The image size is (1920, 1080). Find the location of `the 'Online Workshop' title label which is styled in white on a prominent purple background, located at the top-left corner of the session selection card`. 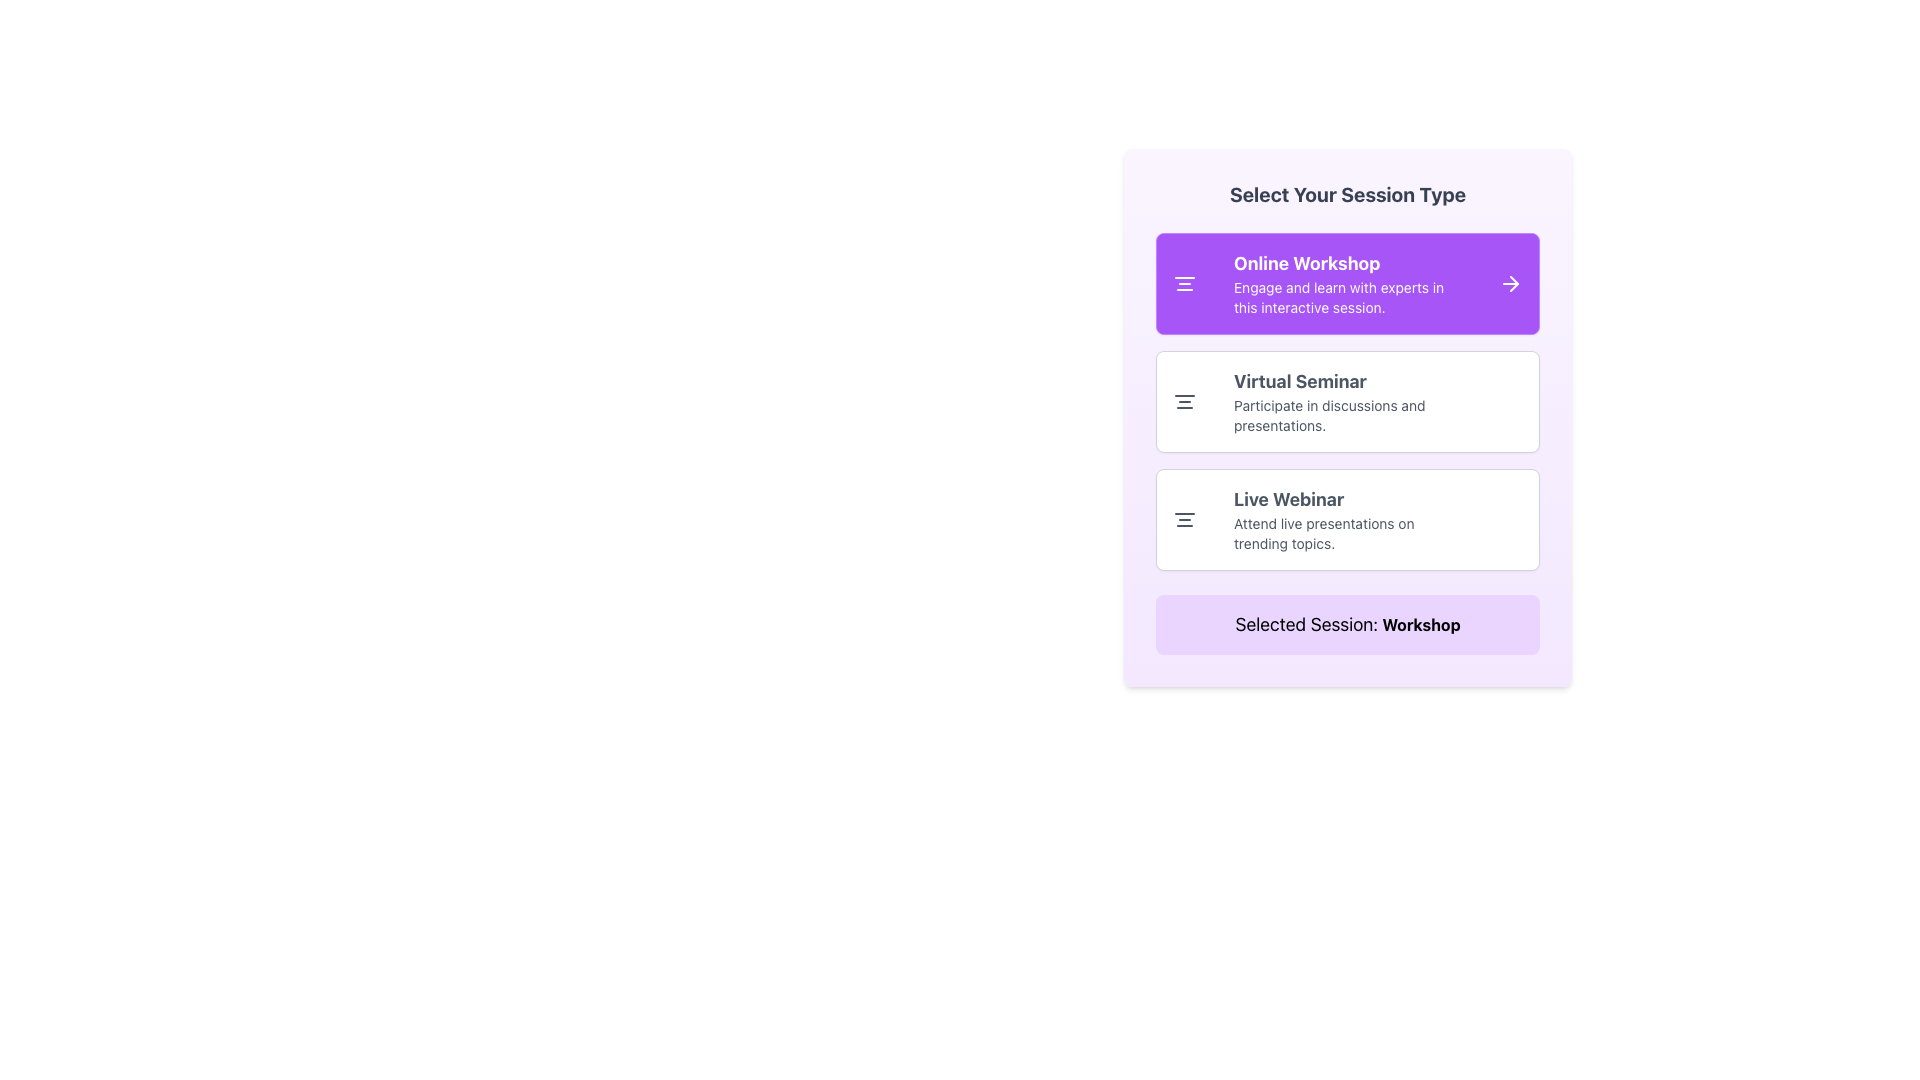

the 'Online Workshop' title label which is styled in white on a prominent purple background, located at the top-left corner of the session selection card is located at coordinates (1348, 262).